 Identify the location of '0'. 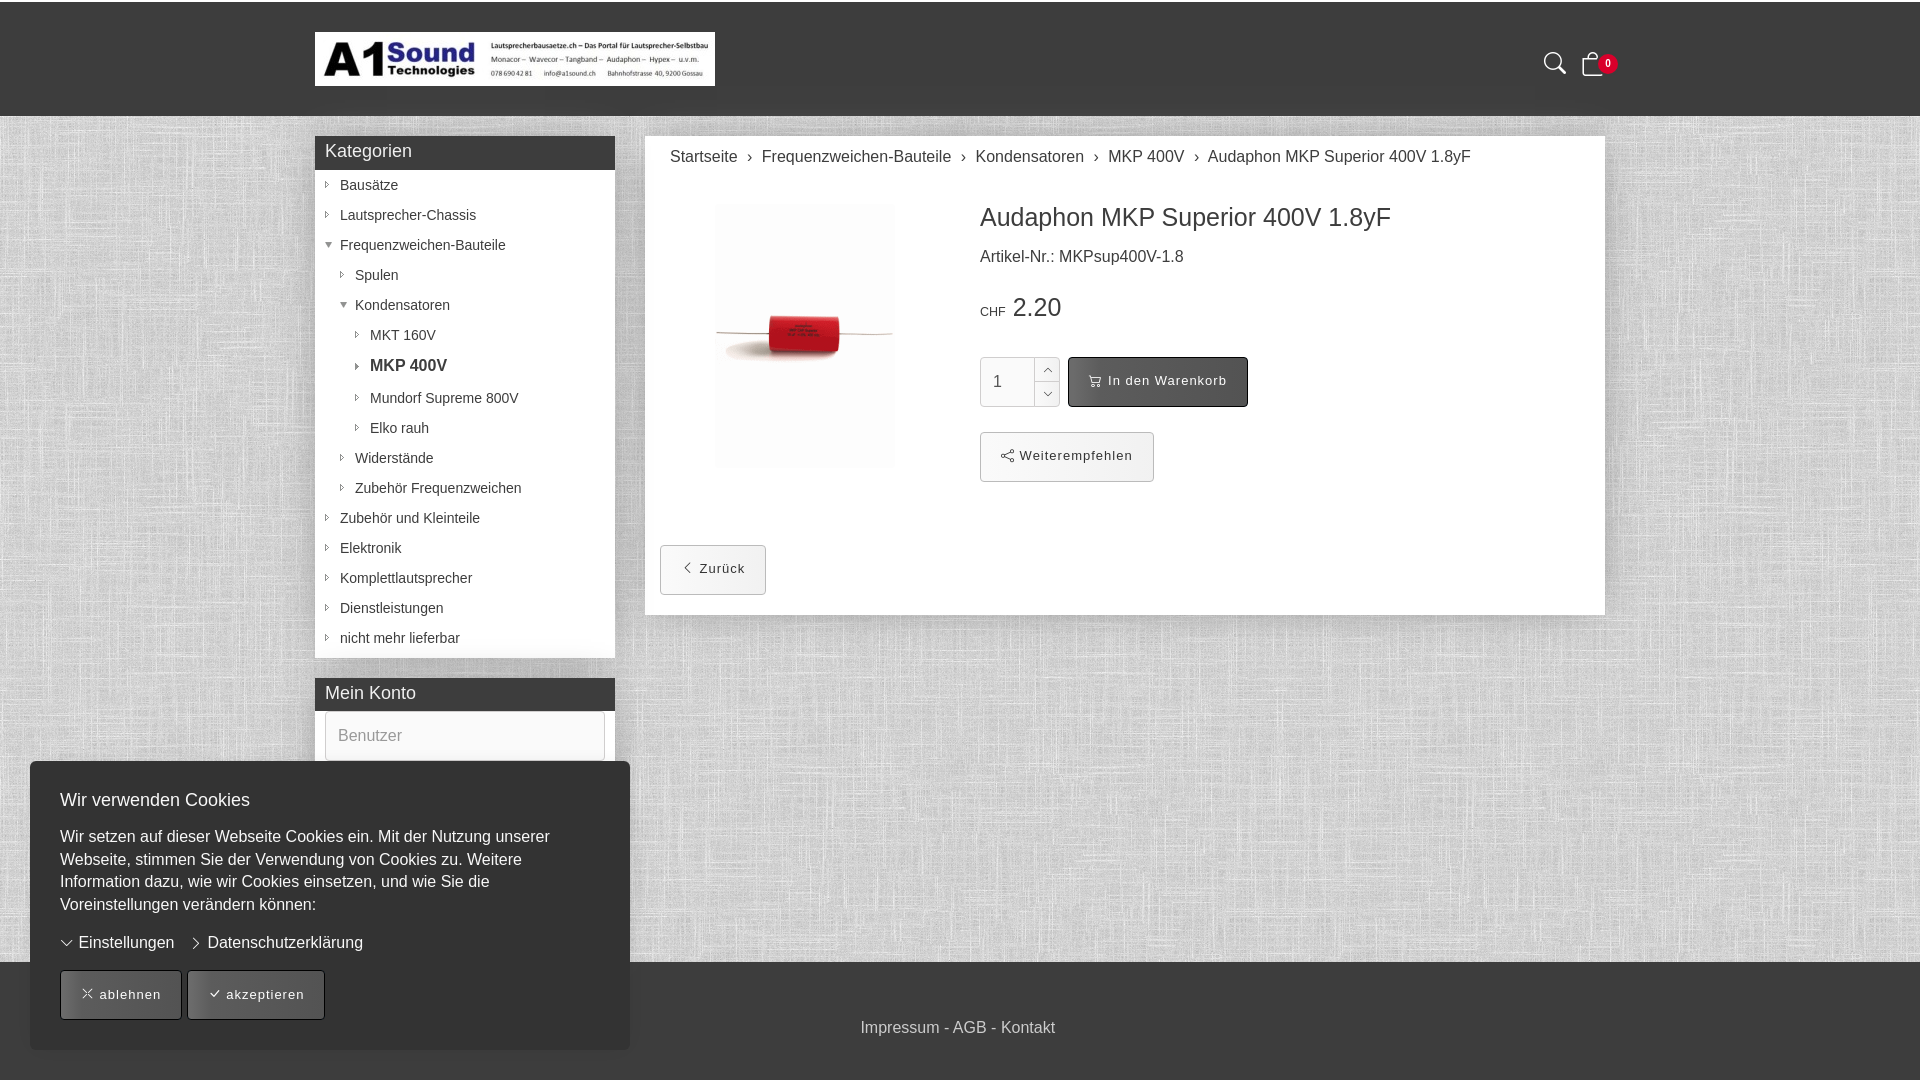
(1592, 68).